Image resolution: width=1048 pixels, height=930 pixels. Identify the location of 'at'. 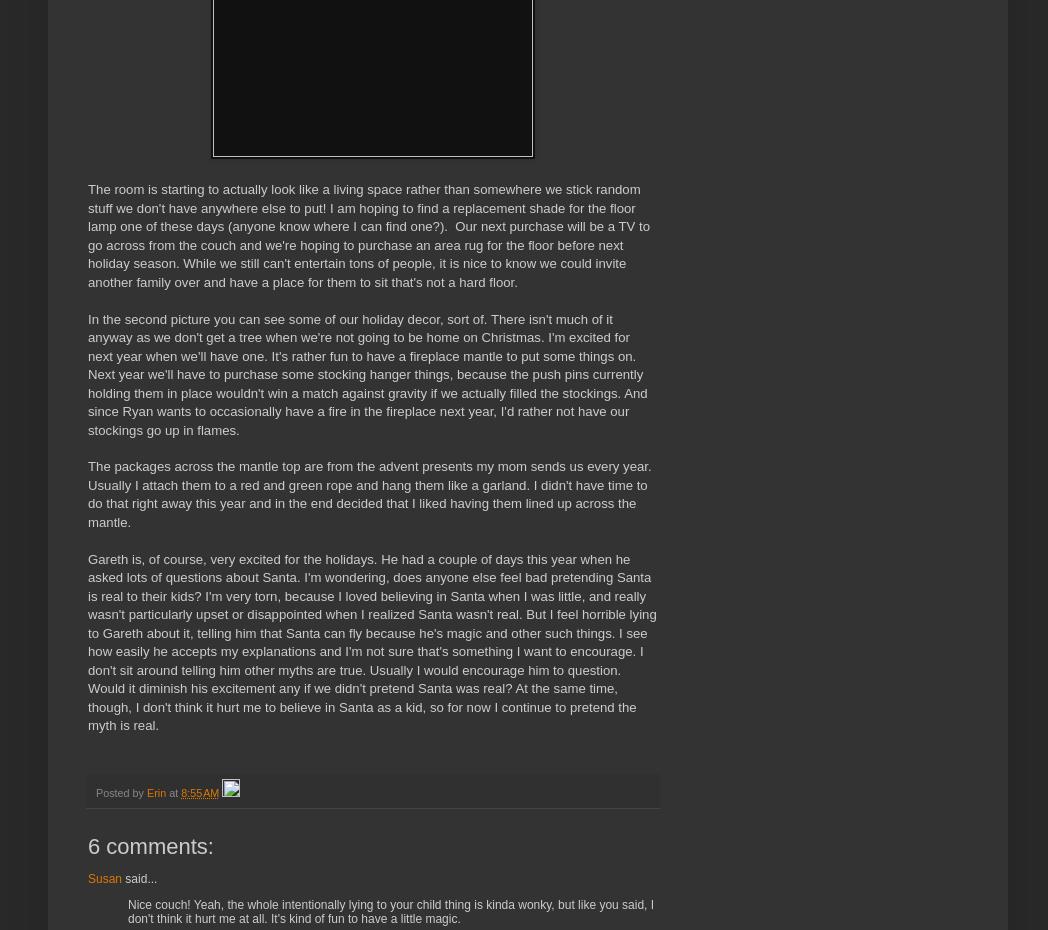
(174, 792).